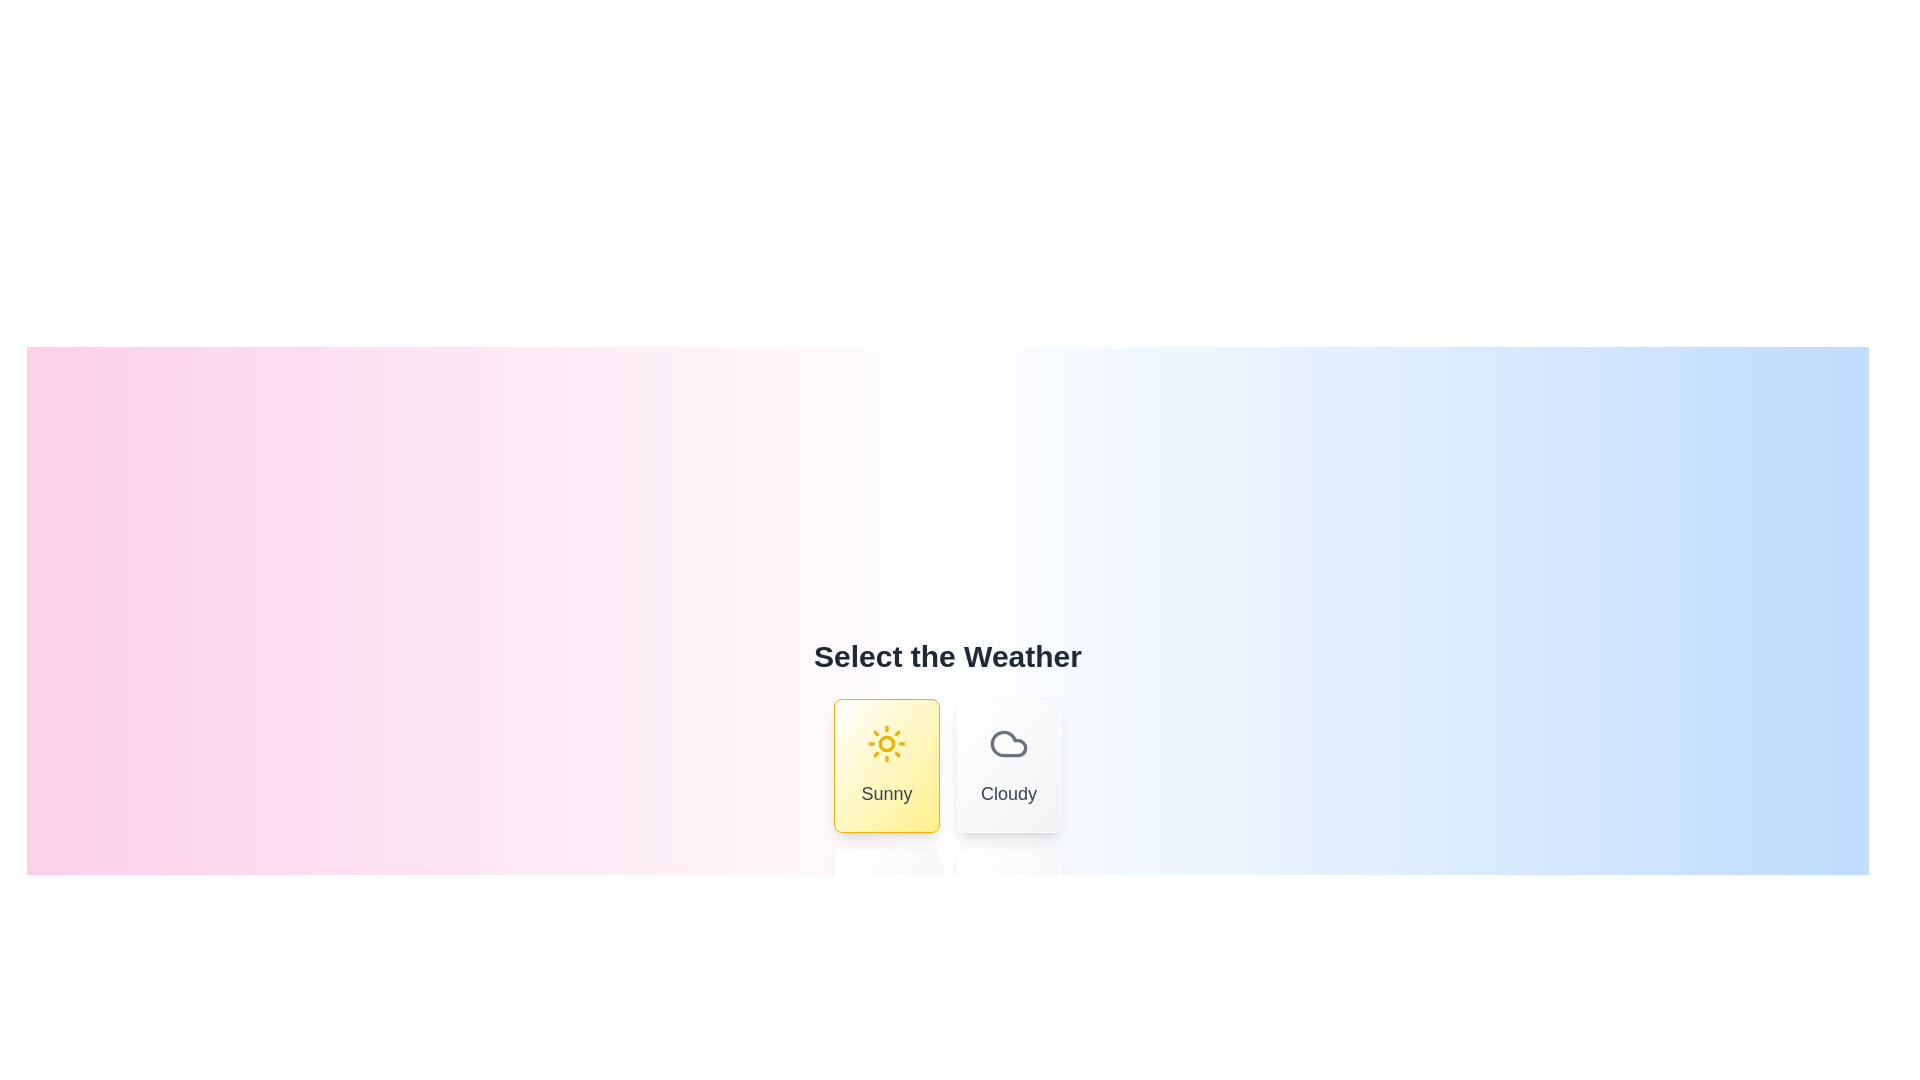 The width and height of the screenshot is (1920, 1080). Describe the element at coordinates (1008, 744) in the screenshot. I see `the cloud-shaped icon with a gray outline that is centered above the 'Cloudy' text in the second card of the two-card layout` at that location.